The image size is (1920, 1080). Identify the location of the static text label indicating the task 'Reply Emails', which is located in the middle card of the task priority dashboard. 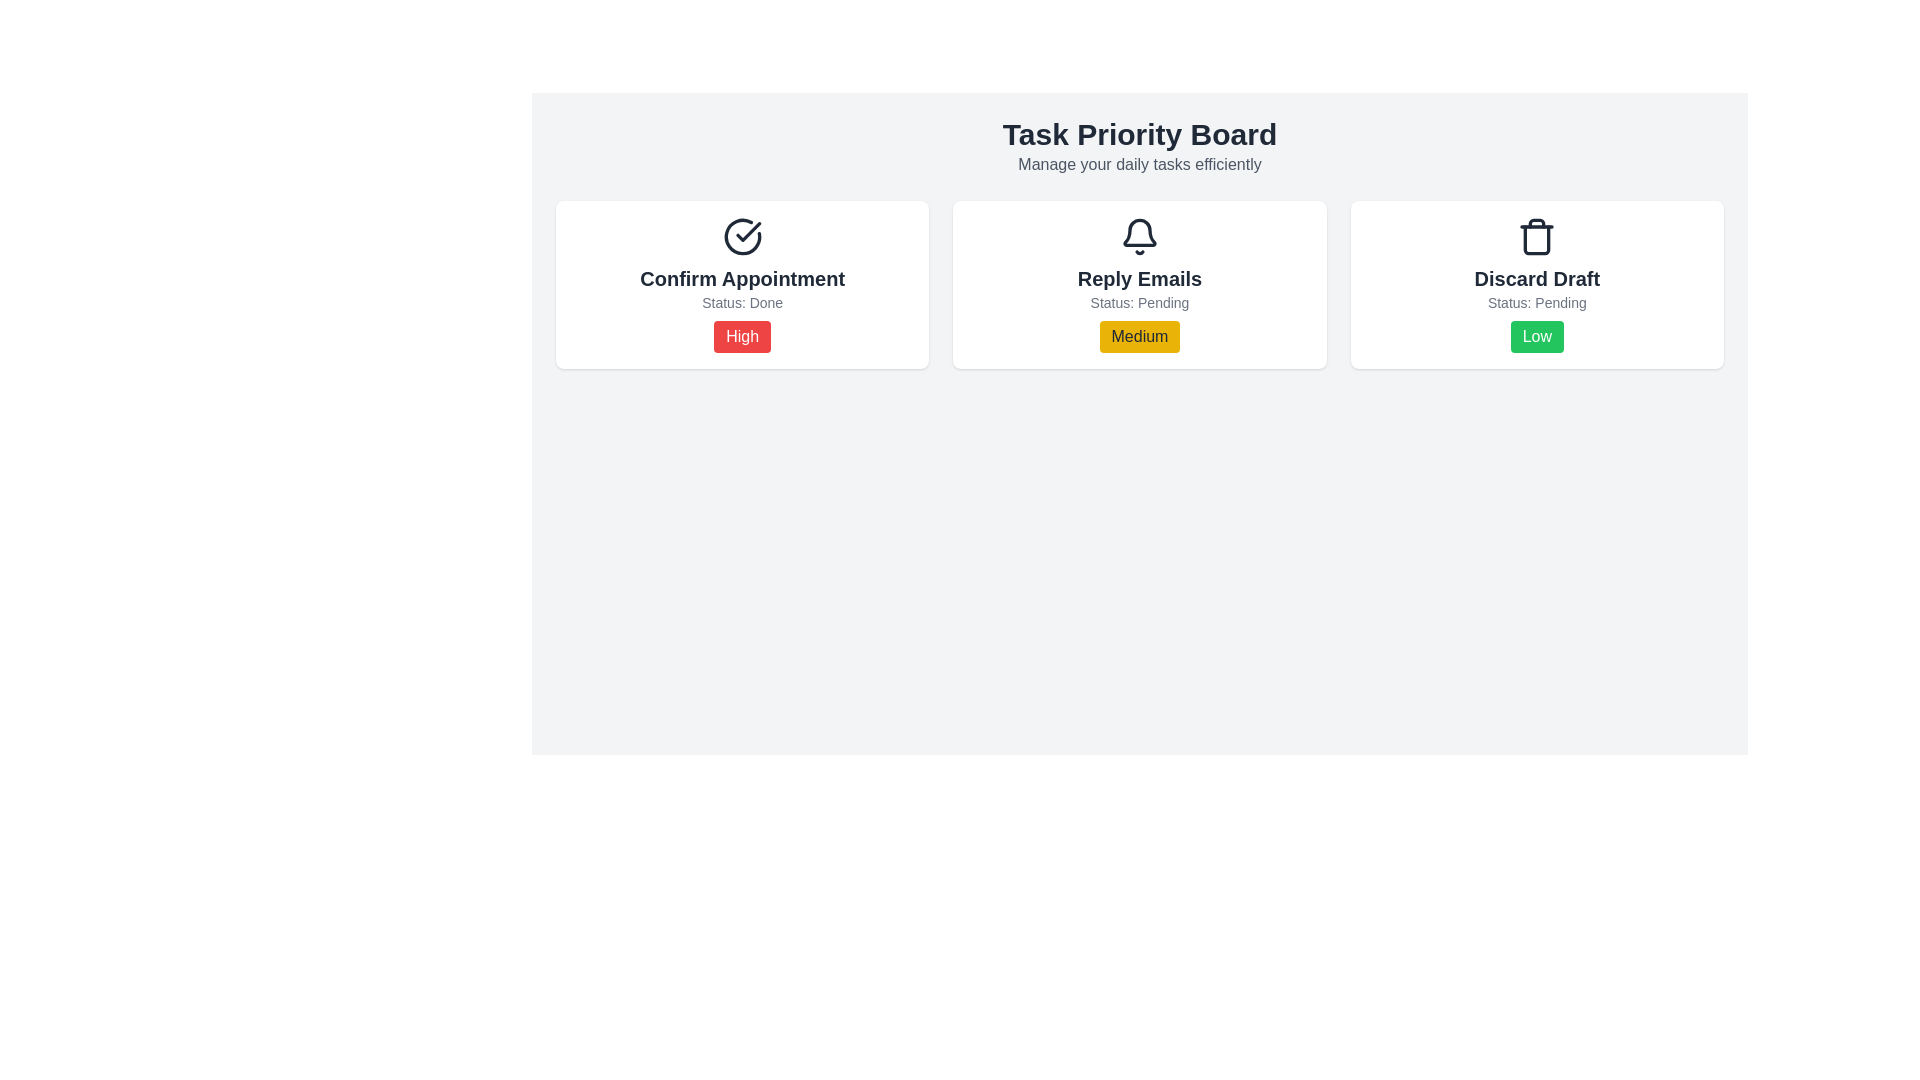
(1139, 278).